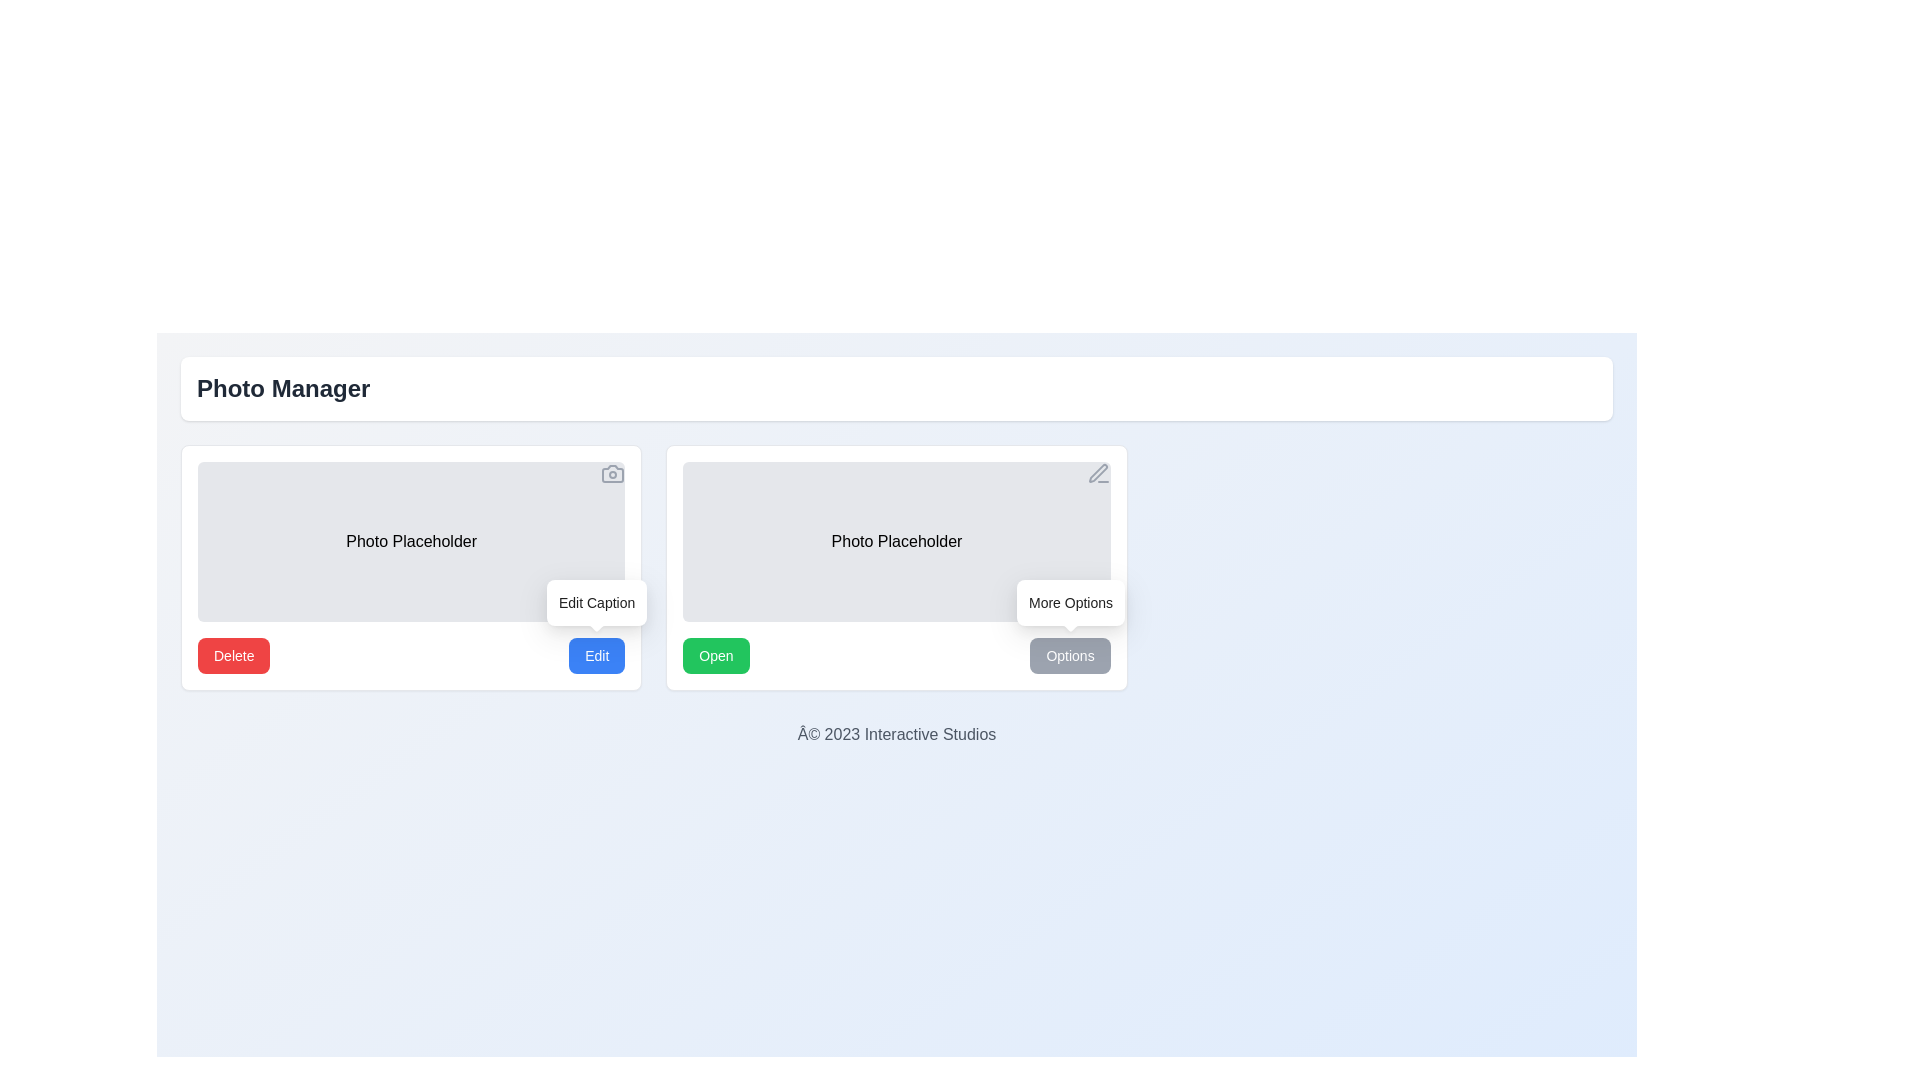  What do you see at coordinates (1097, 474) in the screenshot?
I see `the icon button located in the upper-right corner of the second photo placeholder area` at bounding box center [1097, 474].